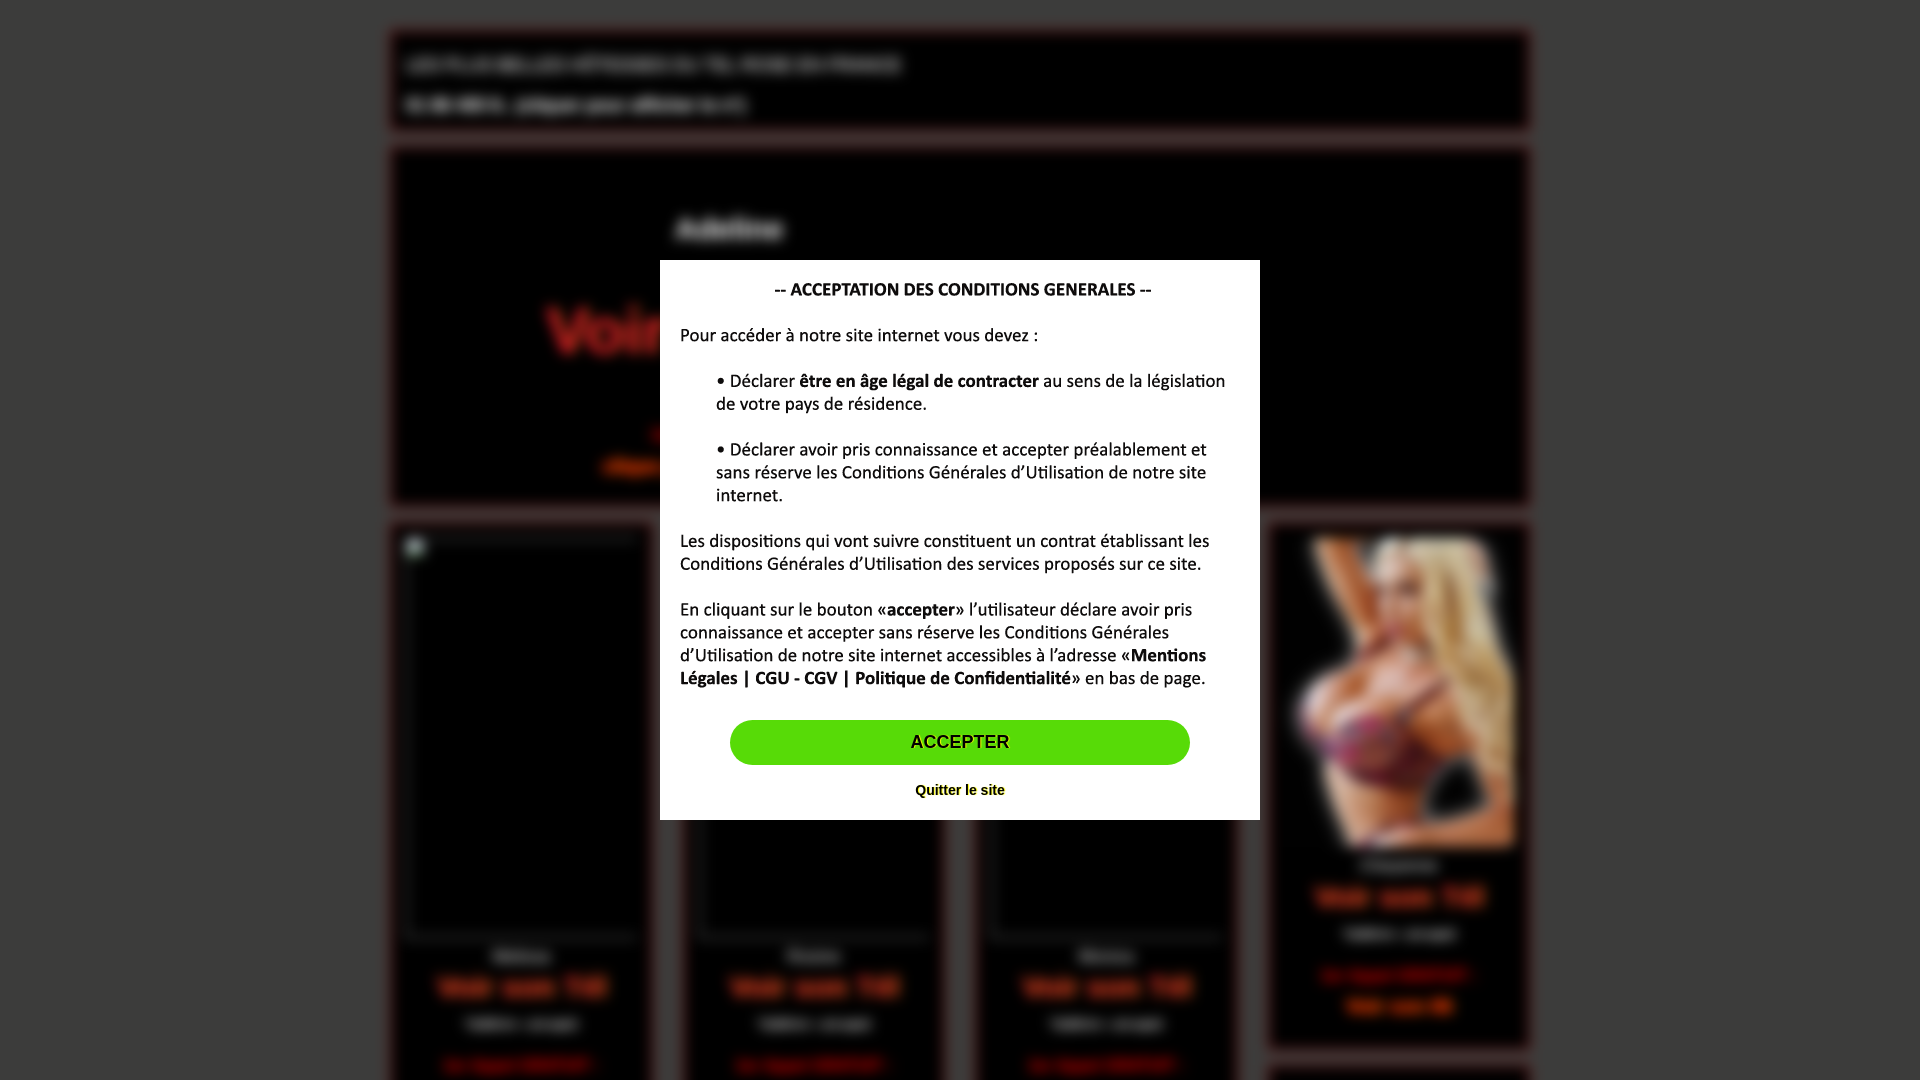  What do you see at coordinates (958, 743) in the screenshot?
I see `'ACCEPTER'` at bounding box center [958, 743].